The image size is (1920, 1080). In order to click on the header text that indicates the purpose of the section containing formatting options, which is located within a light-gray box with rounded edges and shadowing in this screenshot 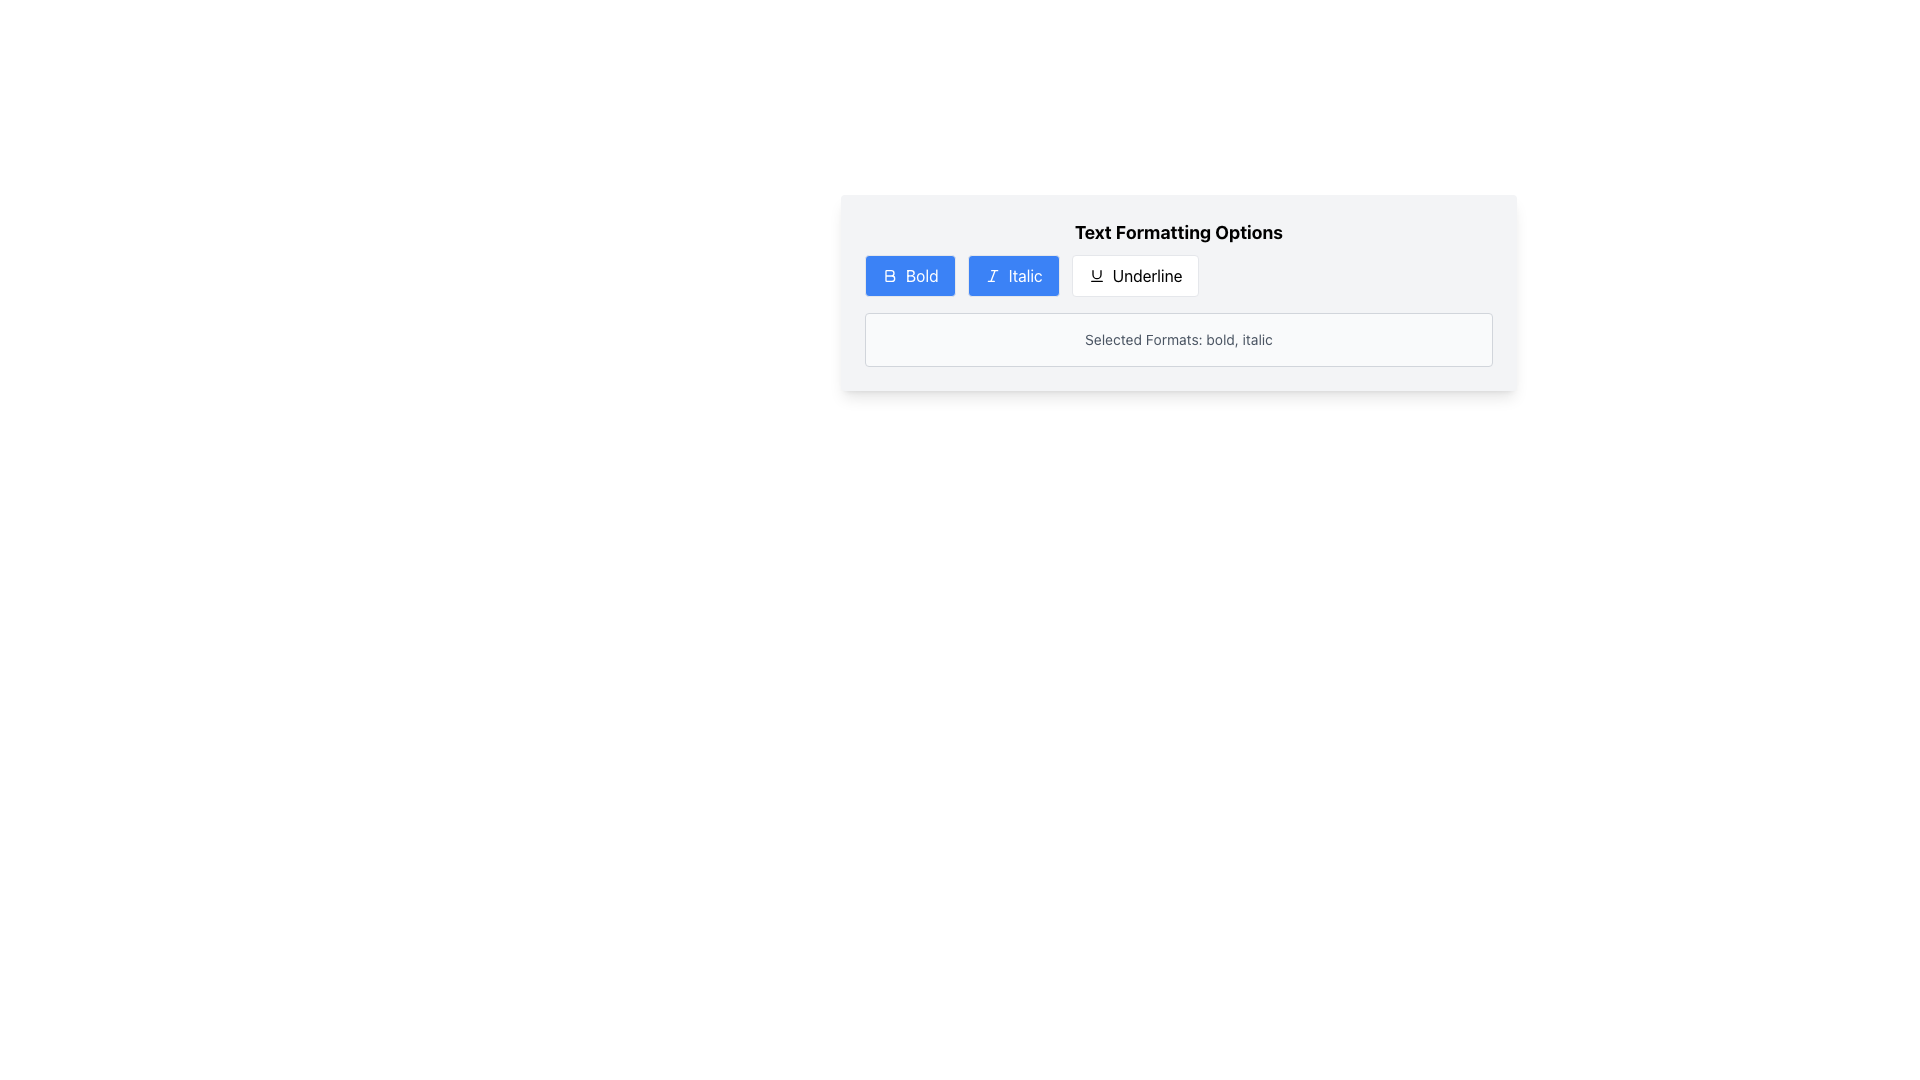, I will do `click(1179, 231)`.